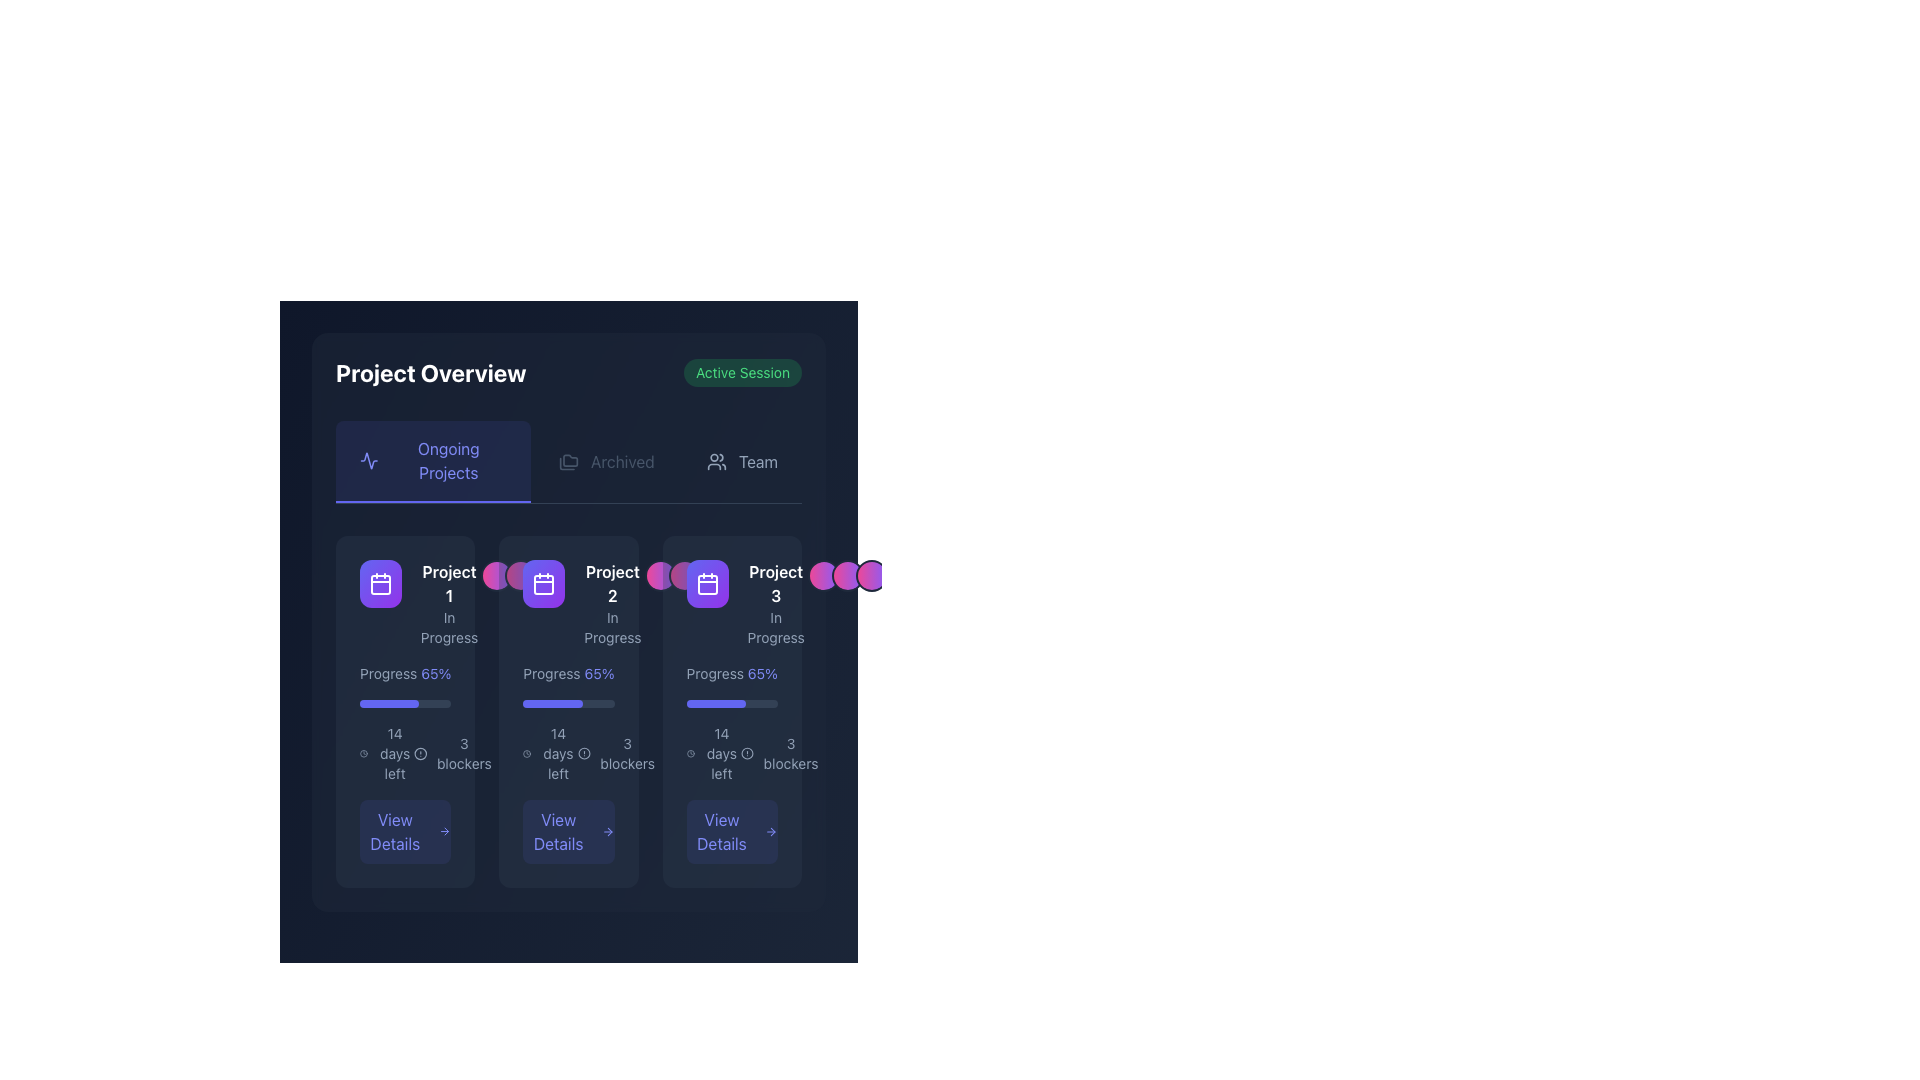 This screenshot has height=1080, width=1920. I want to click on value displayed in the static text label showing '65%' in indigo color, which is part of the 'Project 2' card under the 'Progress' label, so click(598, 674).